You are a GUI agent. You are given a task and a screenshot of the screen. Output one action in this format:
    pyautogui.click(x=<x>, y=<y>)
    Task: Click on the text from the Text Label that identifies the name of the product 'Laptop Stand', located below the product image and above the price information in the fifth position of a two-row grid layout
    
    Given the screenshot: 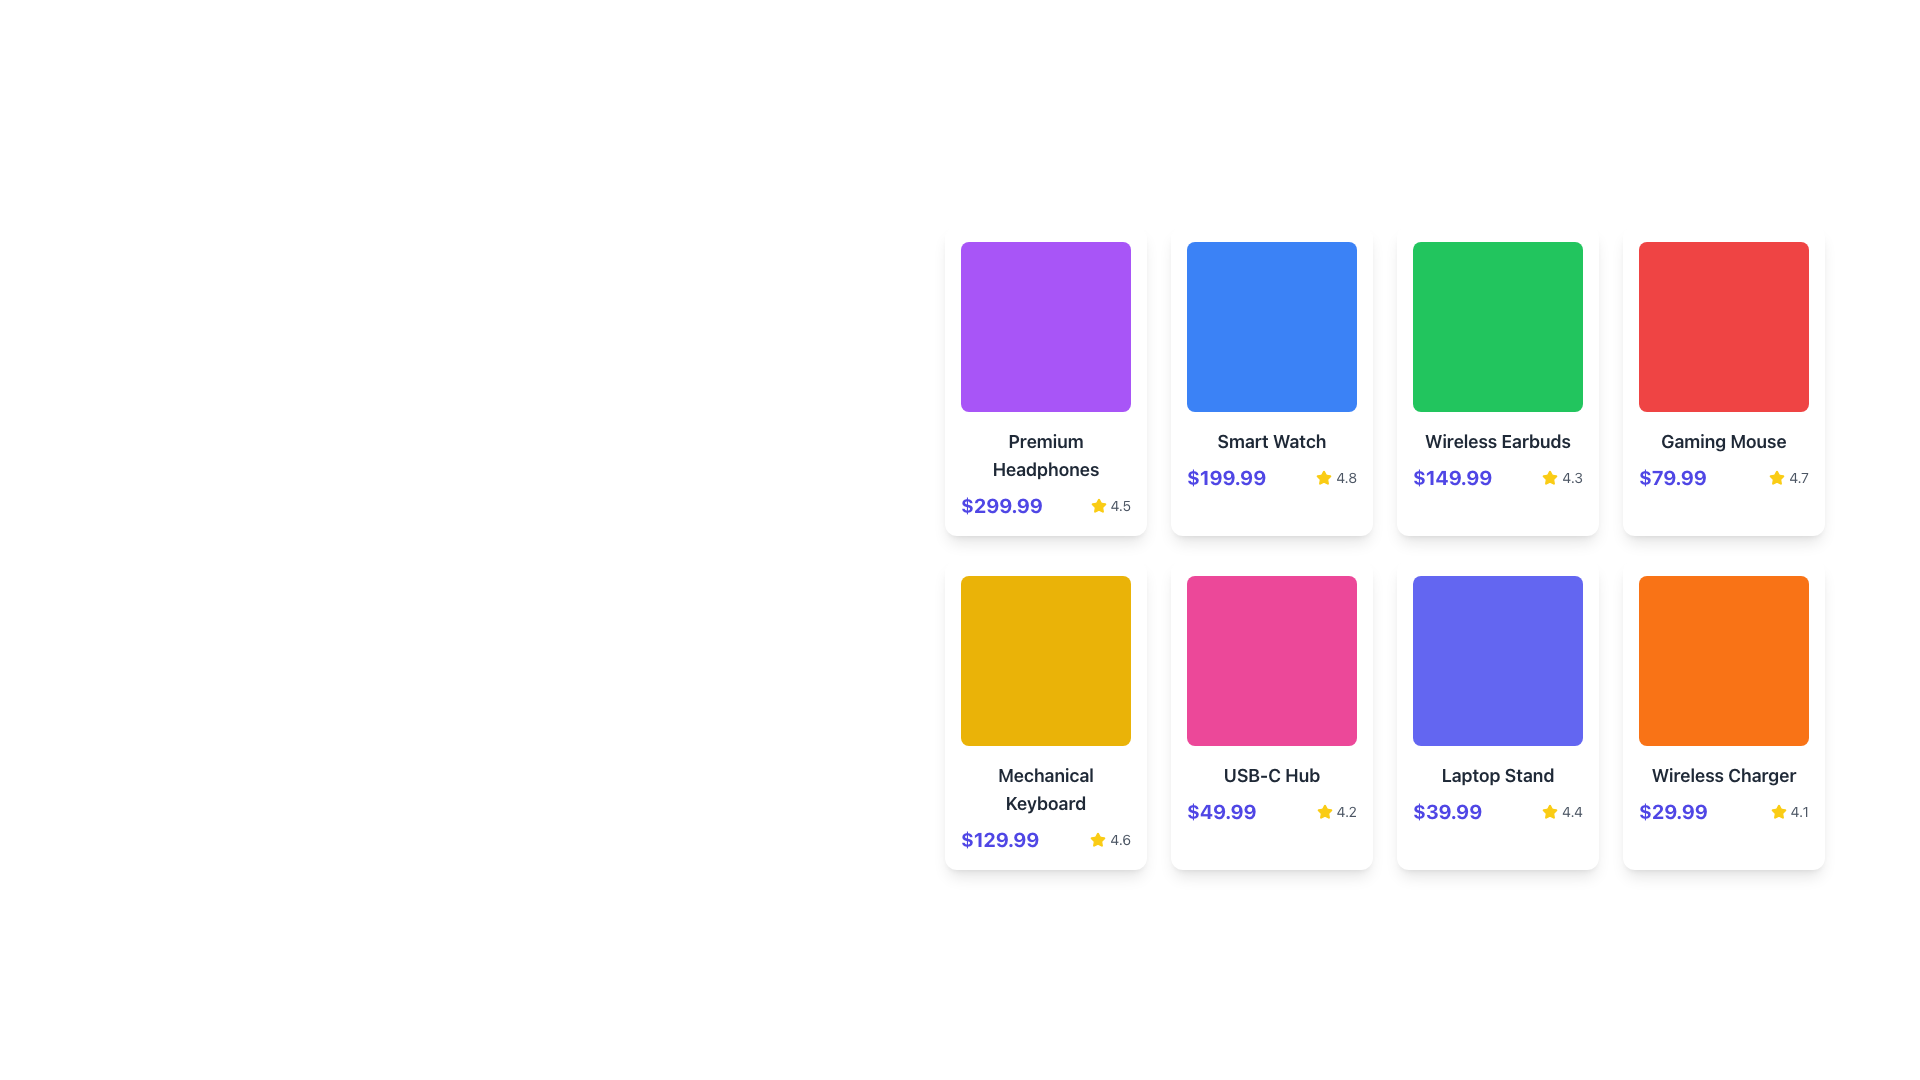 What is the action you would take?
    pyautogui.click(x=1497, y=774)
    